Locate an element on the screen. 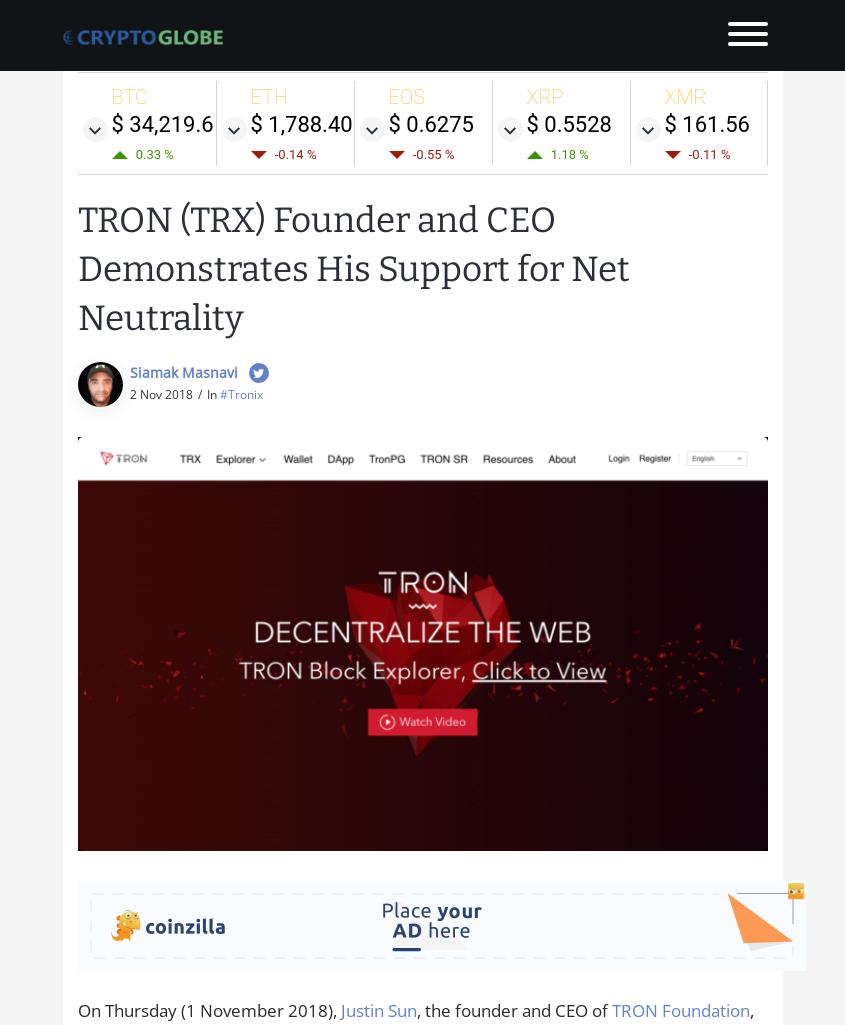 The width and height of the screenshot is (845, 1025). '$ 1,788.40' is located at coordinates (300, 123).